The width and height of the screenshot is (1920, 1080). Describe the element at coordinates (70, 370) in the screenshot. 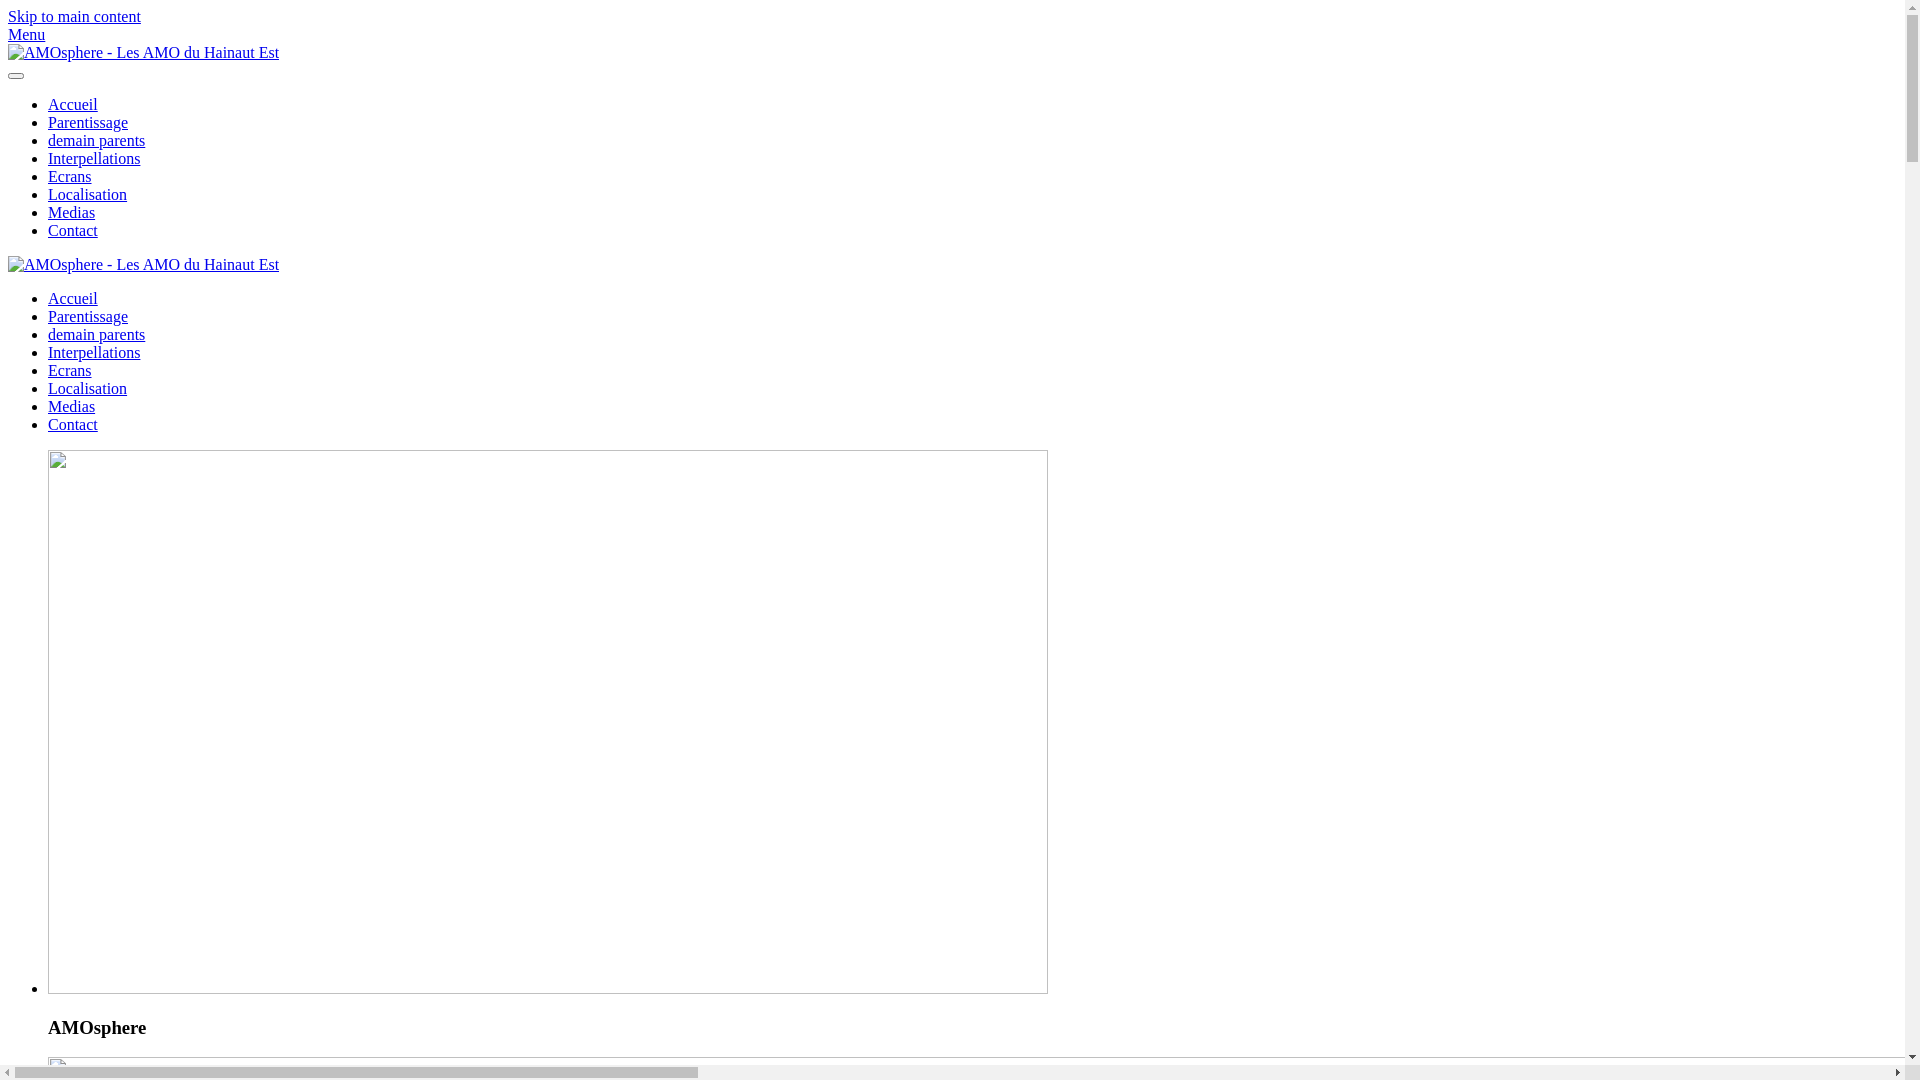

I see `'Ecrans'` at that location.